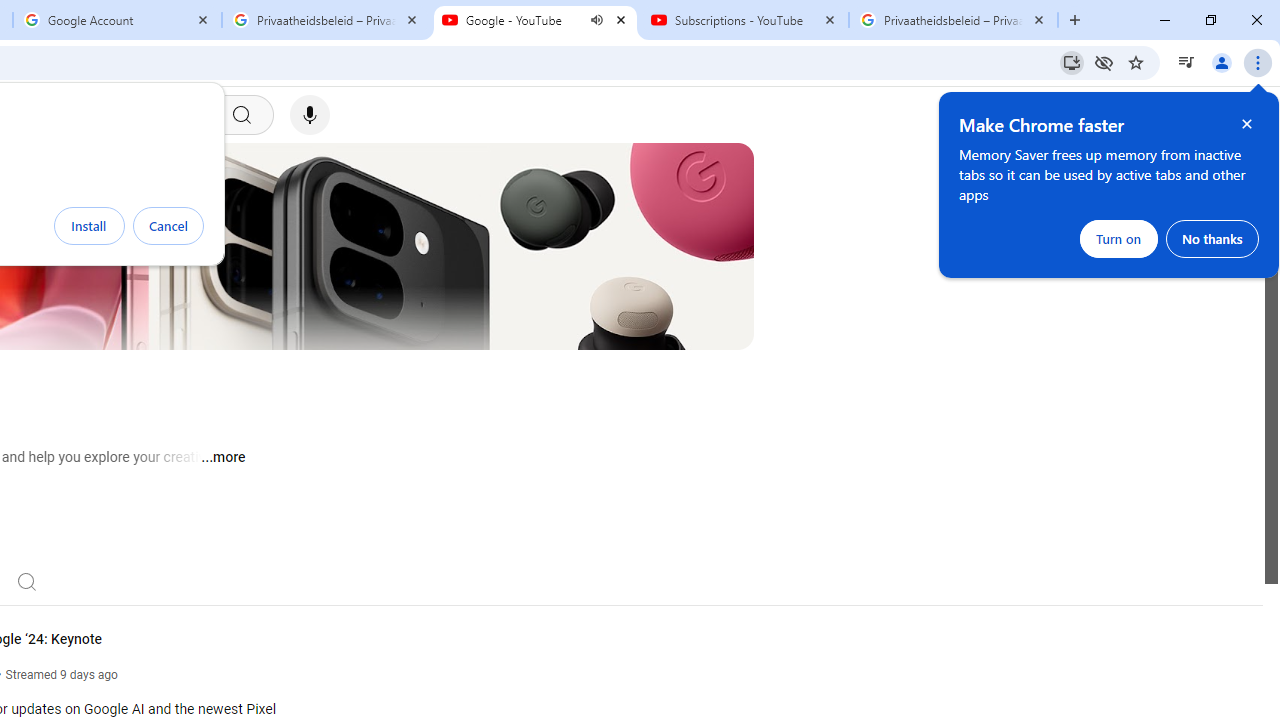 The image size is (1280, 720). Describe the element at coordinates (116, 20) in the screenshot. I see `'Google Account'` at that location.